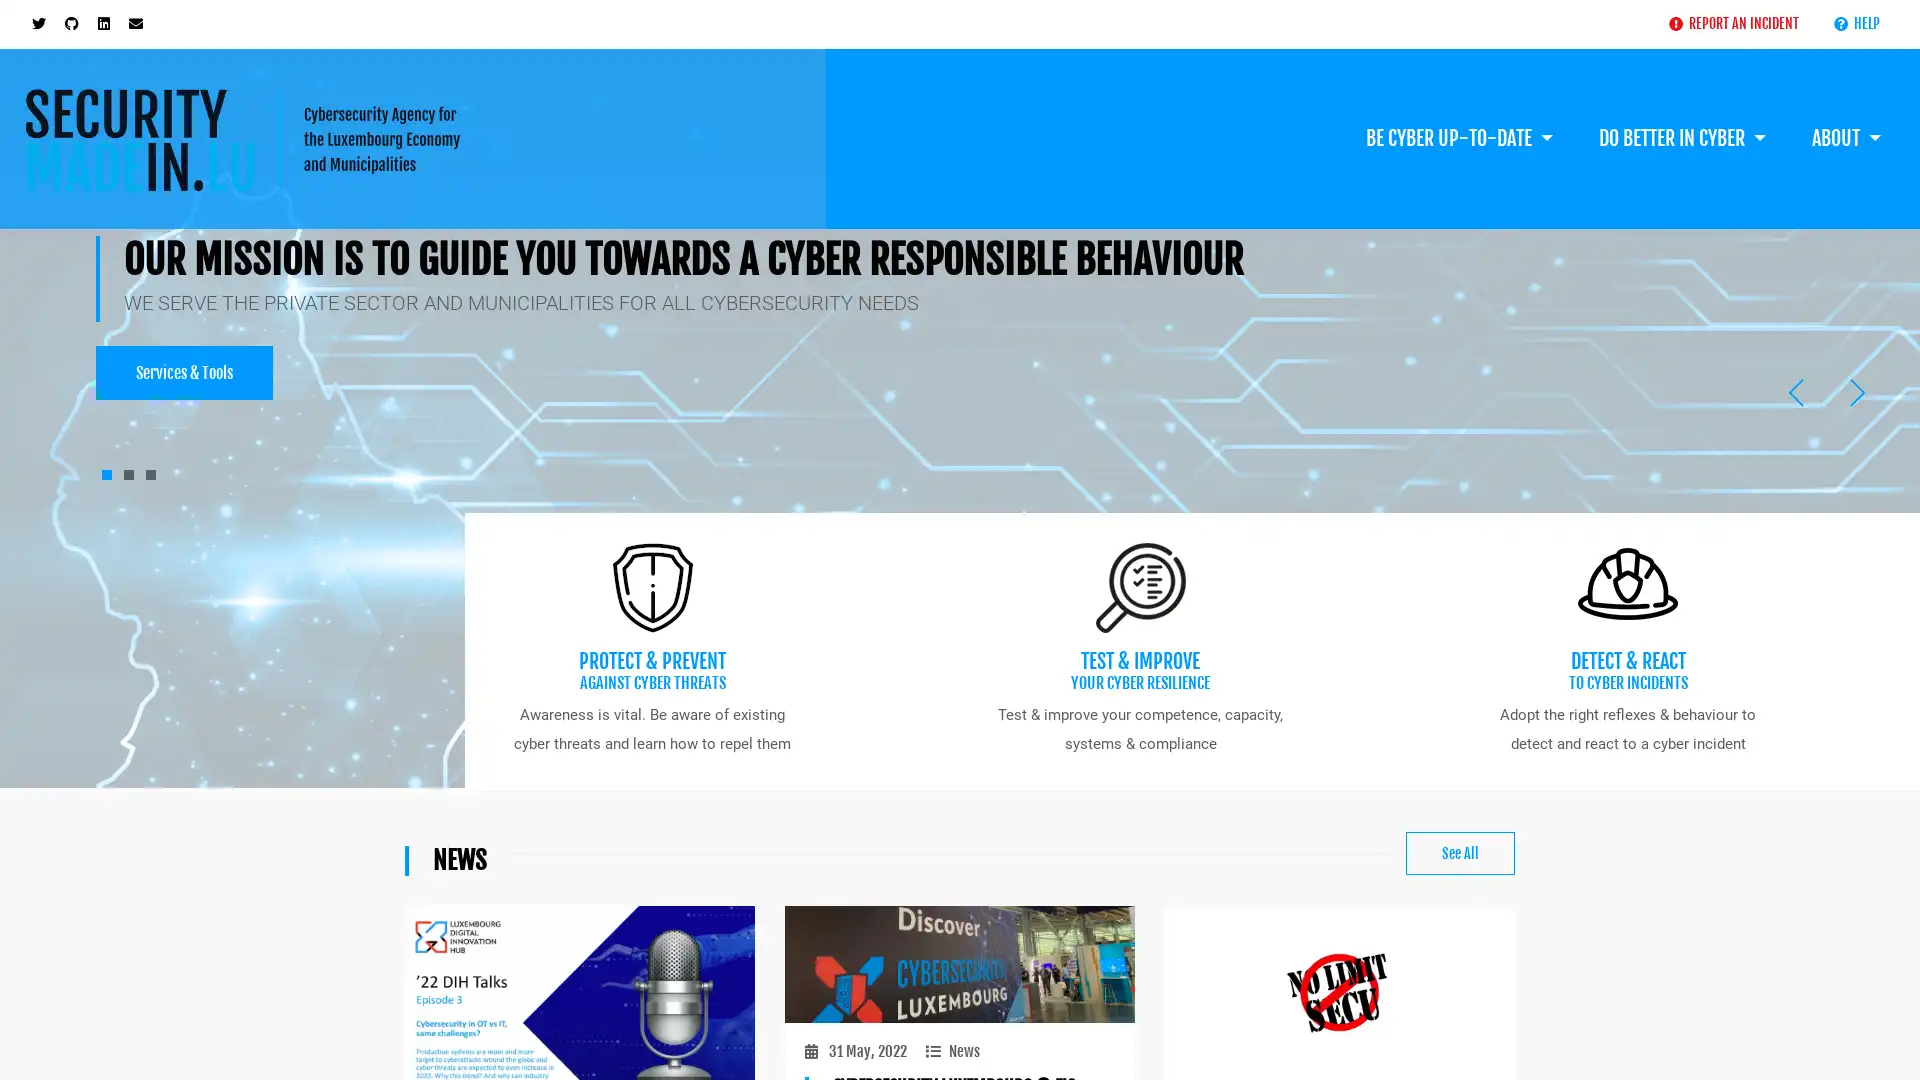 The image size is (1920, 1080). Describe the element at coordinates (1680, 108) in the screenshot. I see `DO BETTER IN CYBER` at that location.